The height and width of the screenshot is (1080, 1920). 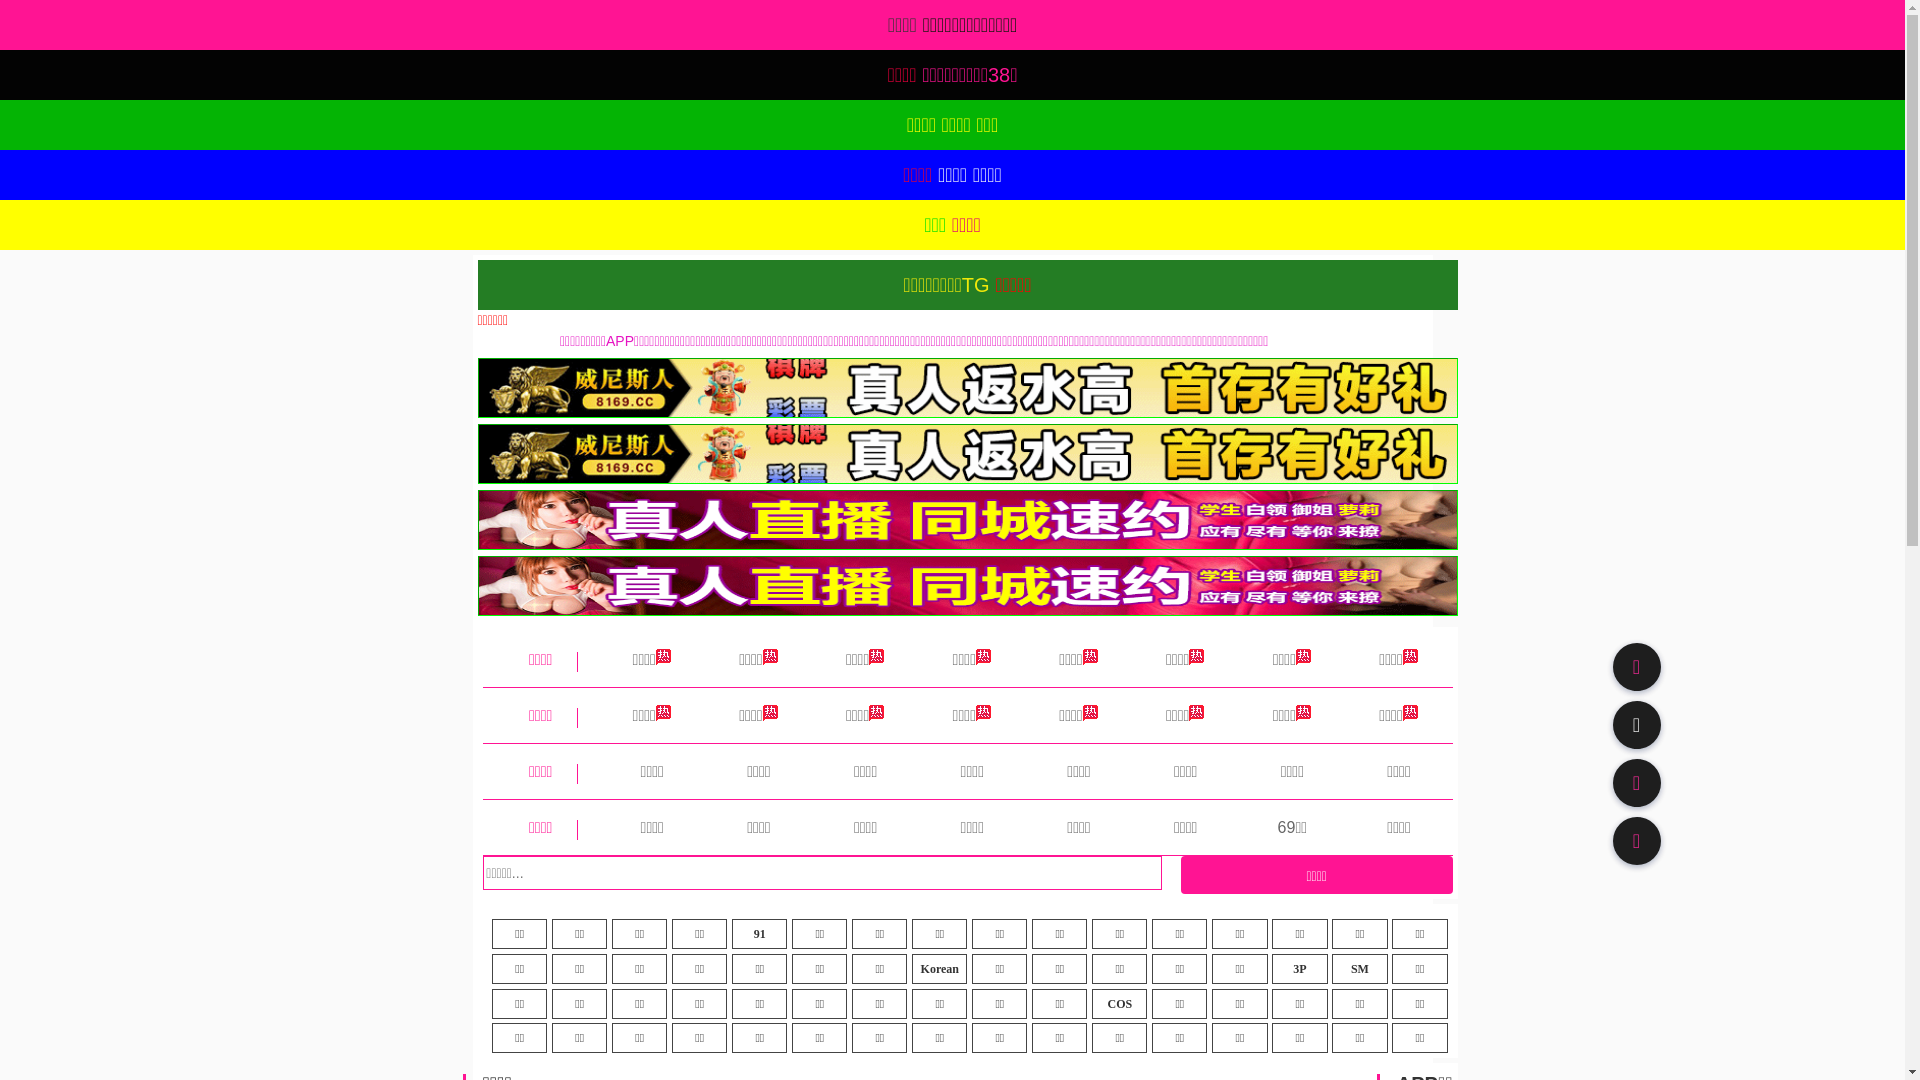 What do you see at coordinates (1359, 967) in the screenshot?
I see `'SM'` at bounding box center [1359, 967].